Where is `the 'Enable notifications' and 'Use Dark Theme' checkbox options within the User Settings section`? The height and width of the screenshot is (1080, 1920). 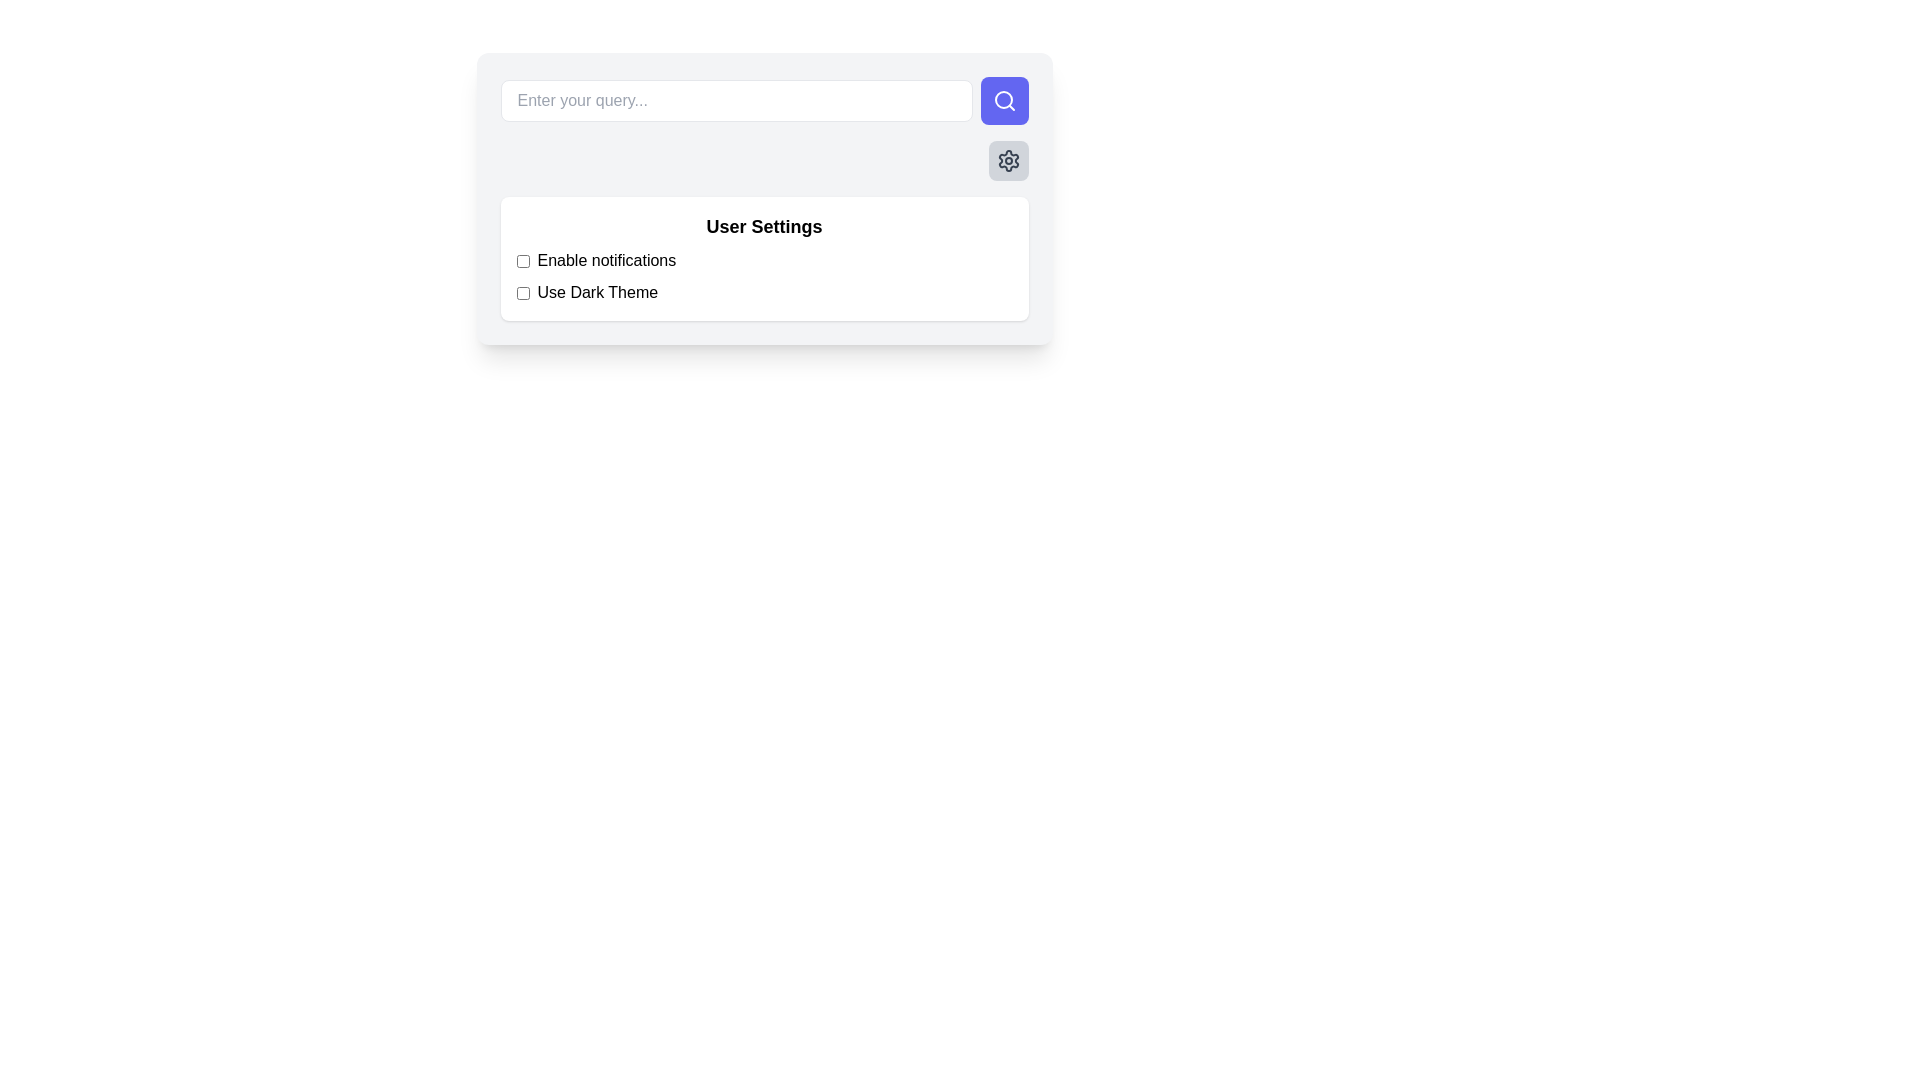
the 'Enable notifications' and 'Use Dark Theme' checkbox options within the User Settings section is located at coordinates (763, 277).